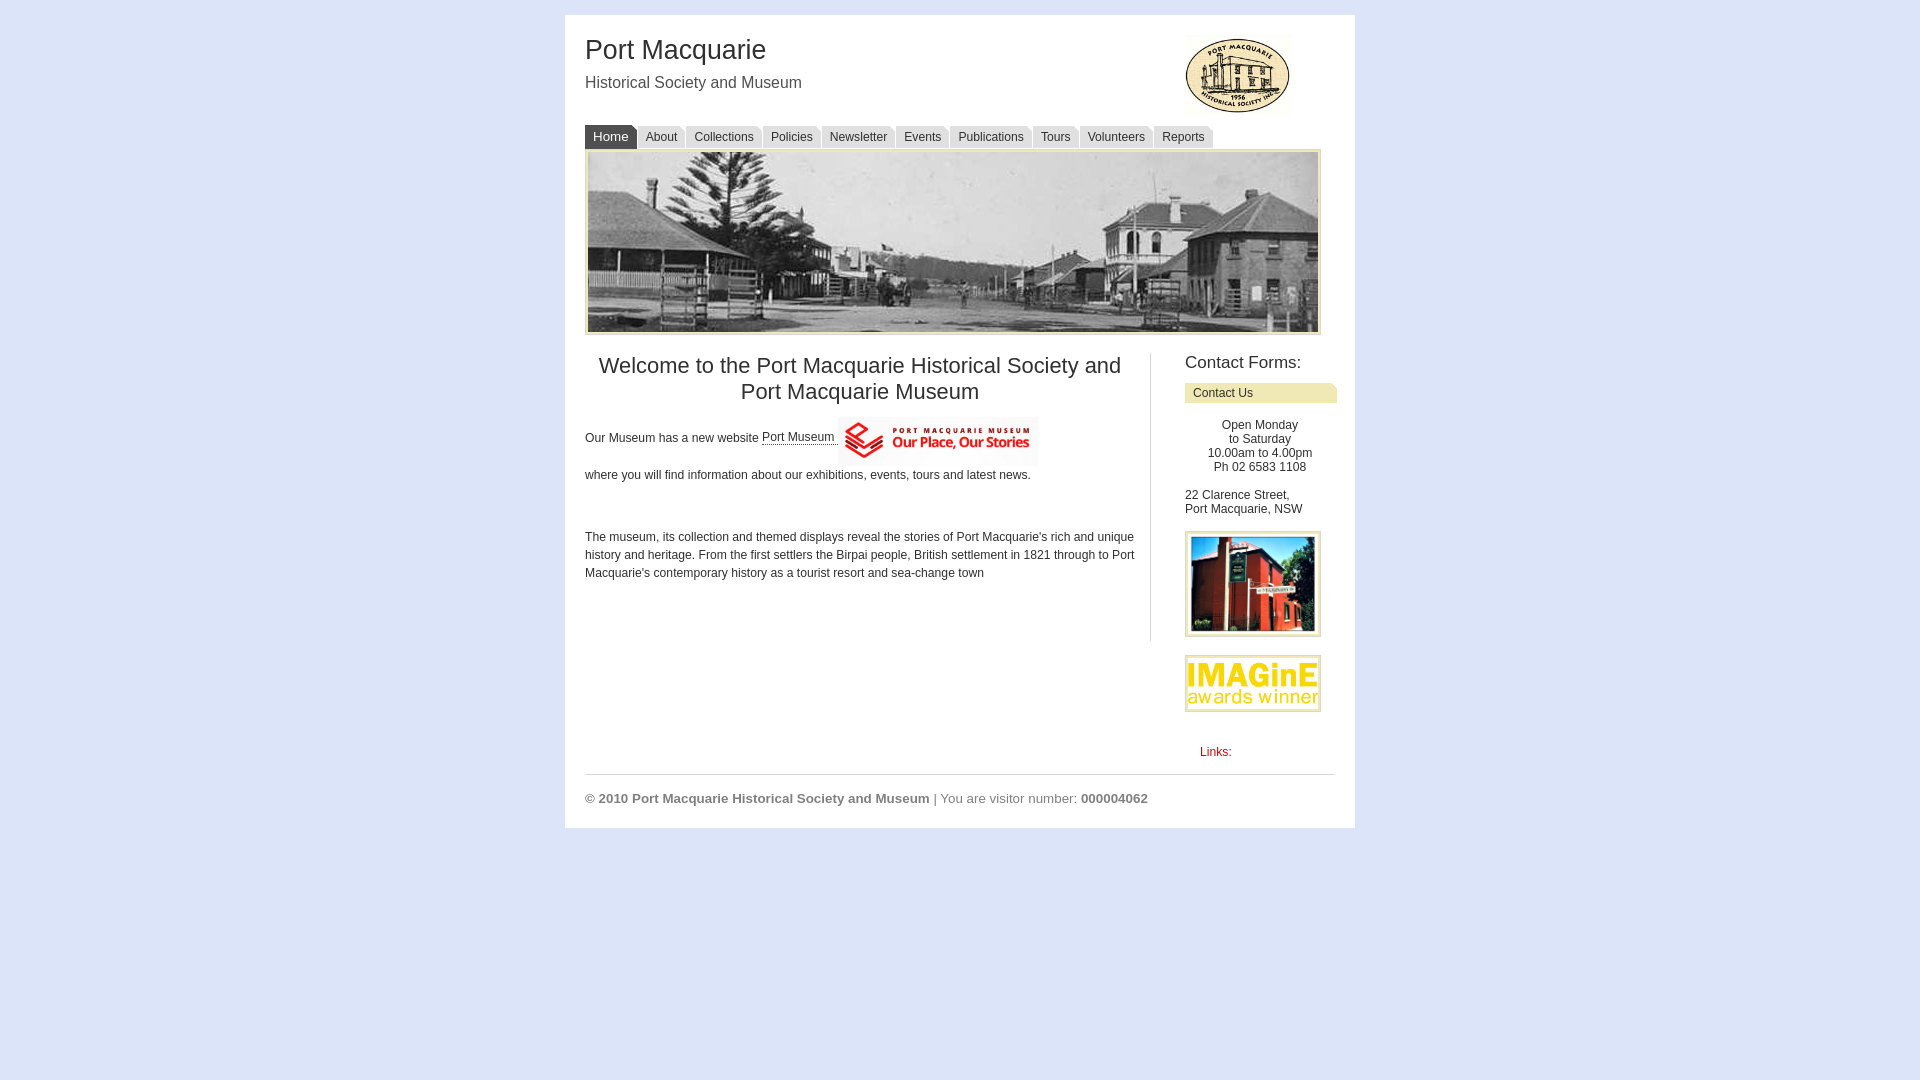  What do you see at coordinates (685, 136) in the screenshot?
I see `'Collections'` at bounding box center [685, 136].